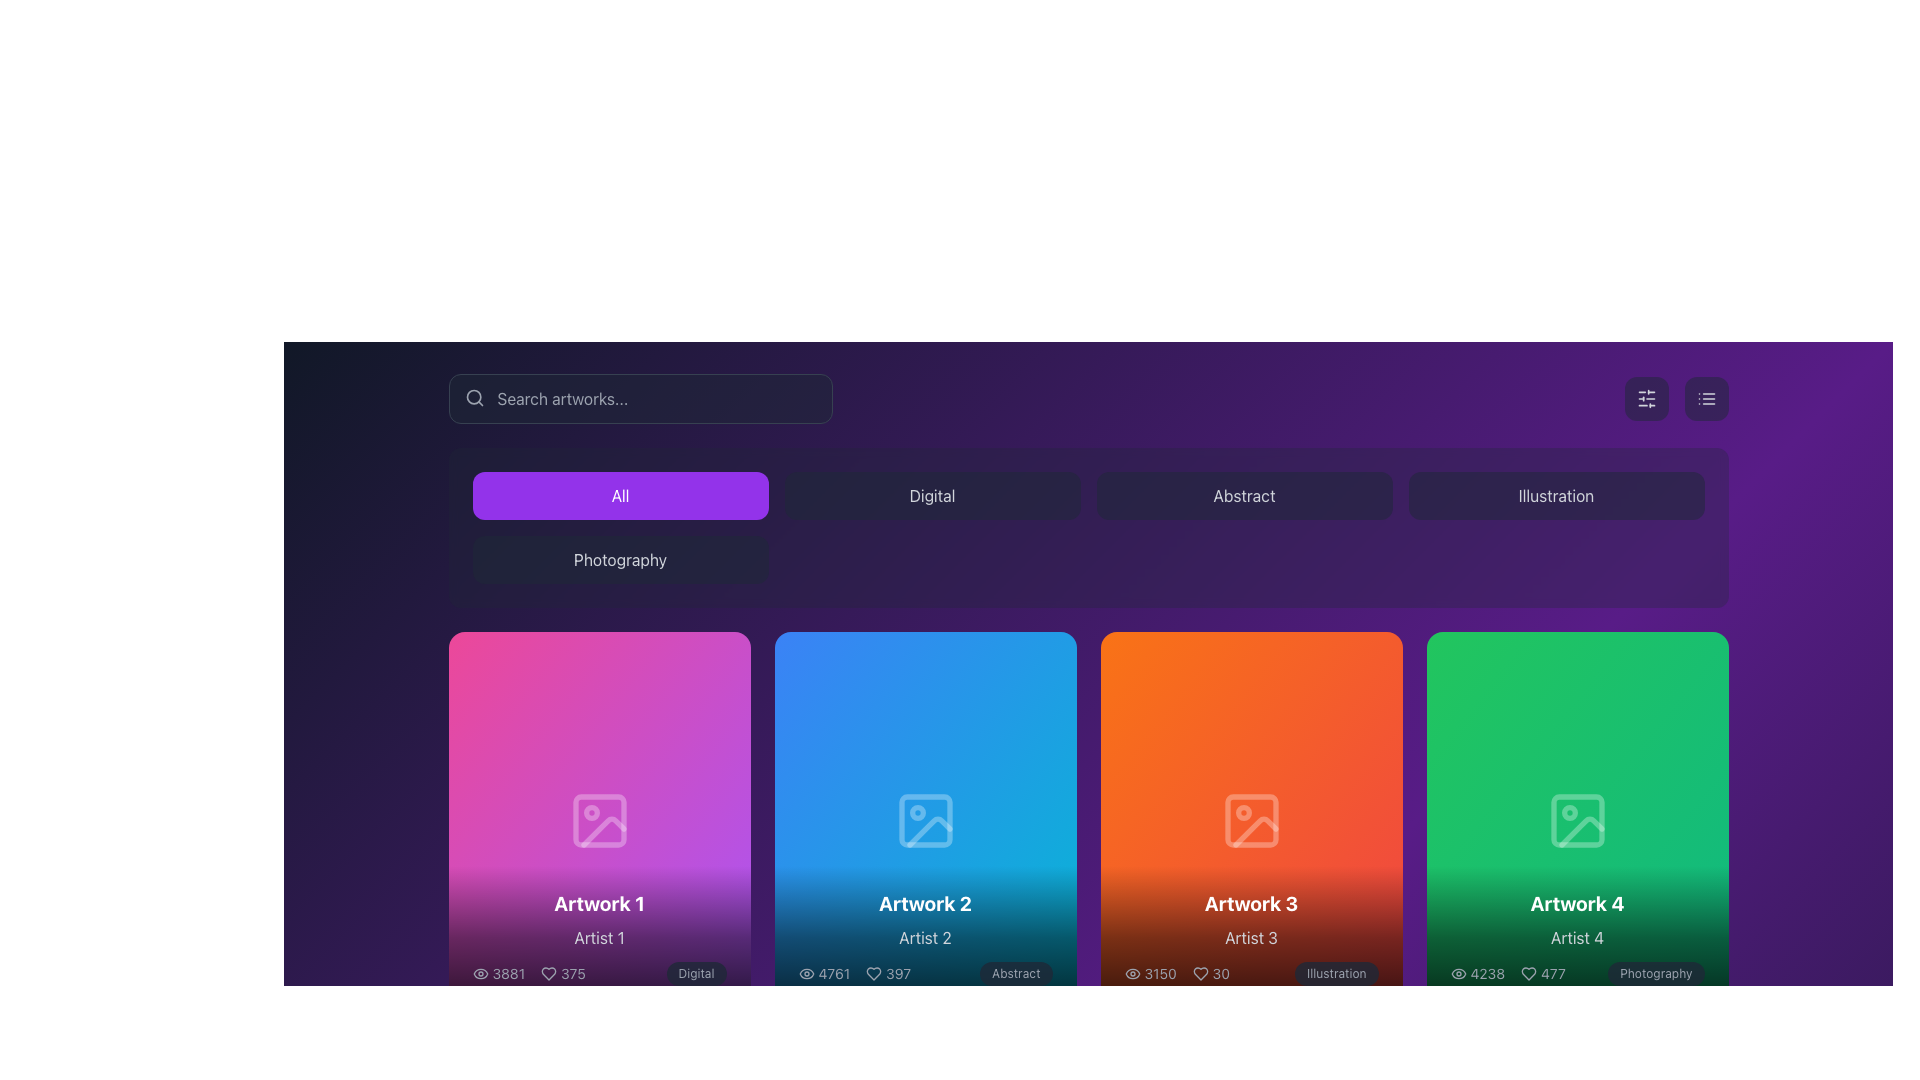 Image resolution: width=1920 pixels, height=1080 pixels. What do you see at coordinates (1132, 972) in the screenshot?
I see `eye icon element, which is an outer elliptical outline within the third artwork card, by opening the developer tools` at bounding box center [1132, 972].